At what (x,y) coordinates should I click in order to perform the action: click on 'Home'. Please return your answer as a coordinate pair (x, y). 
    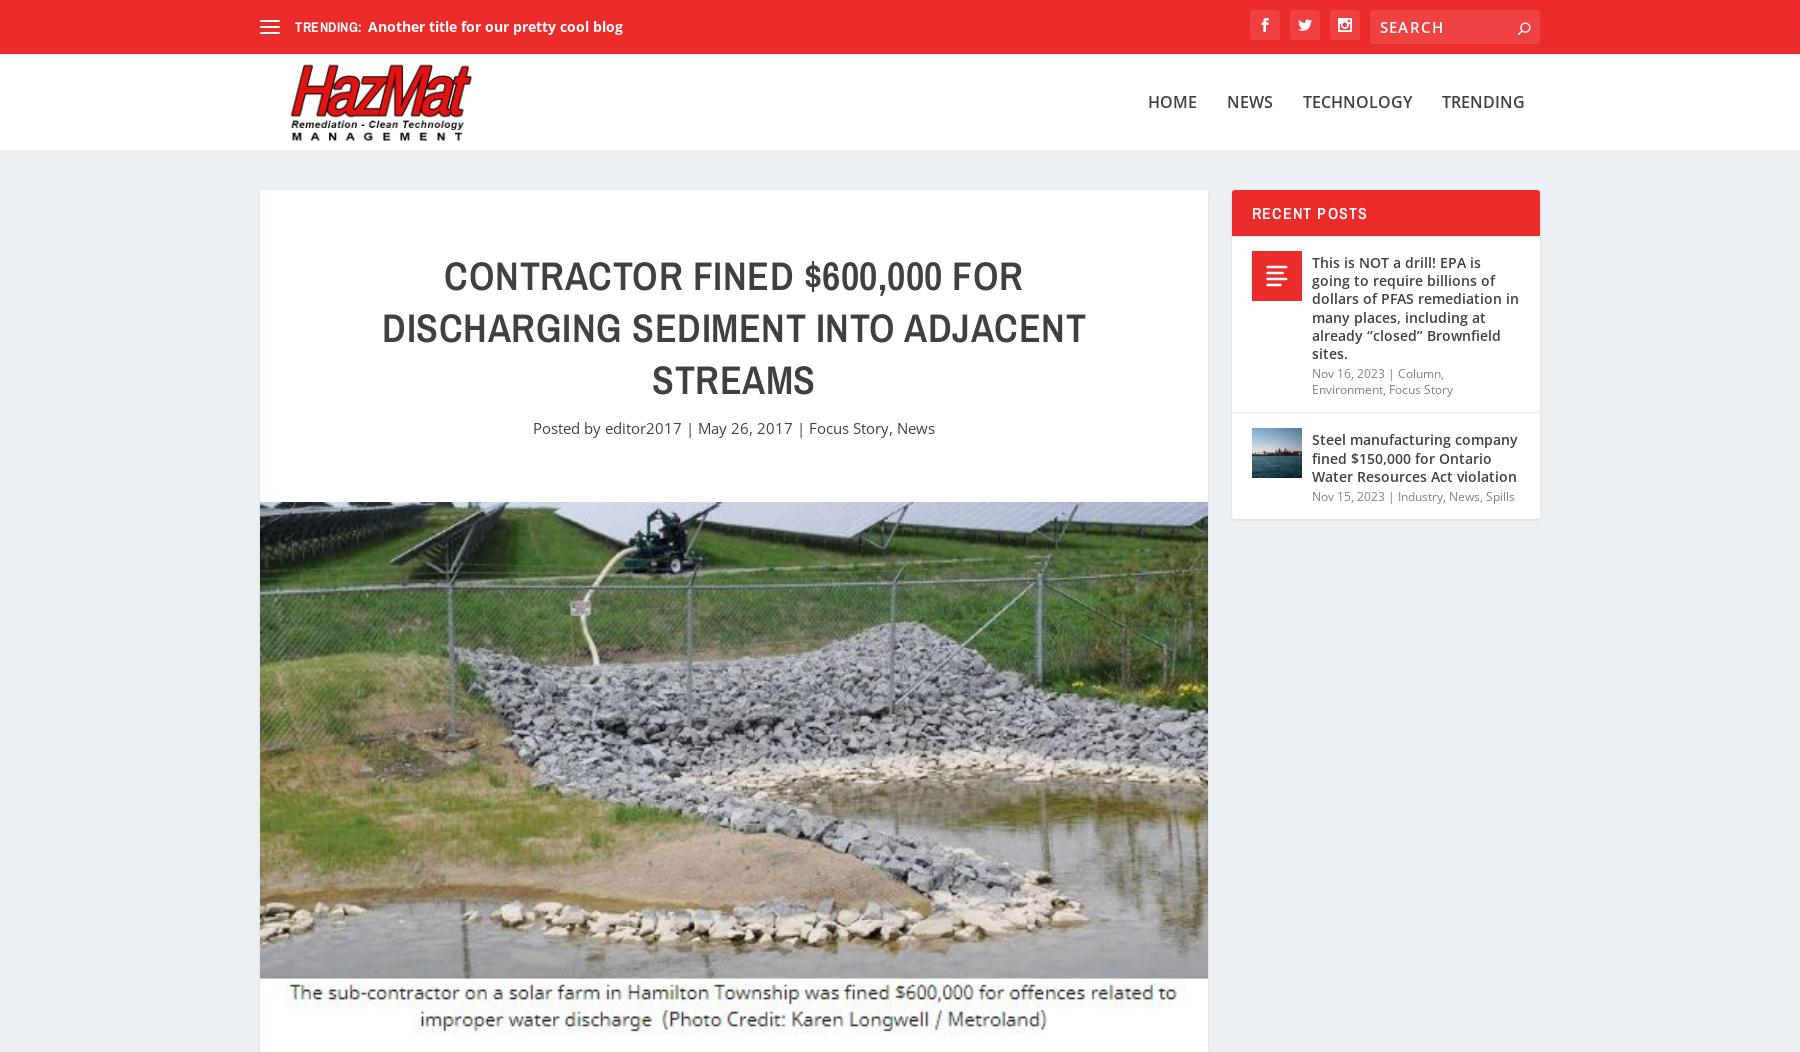
    Looking at the image, I should click on (1171, 102).